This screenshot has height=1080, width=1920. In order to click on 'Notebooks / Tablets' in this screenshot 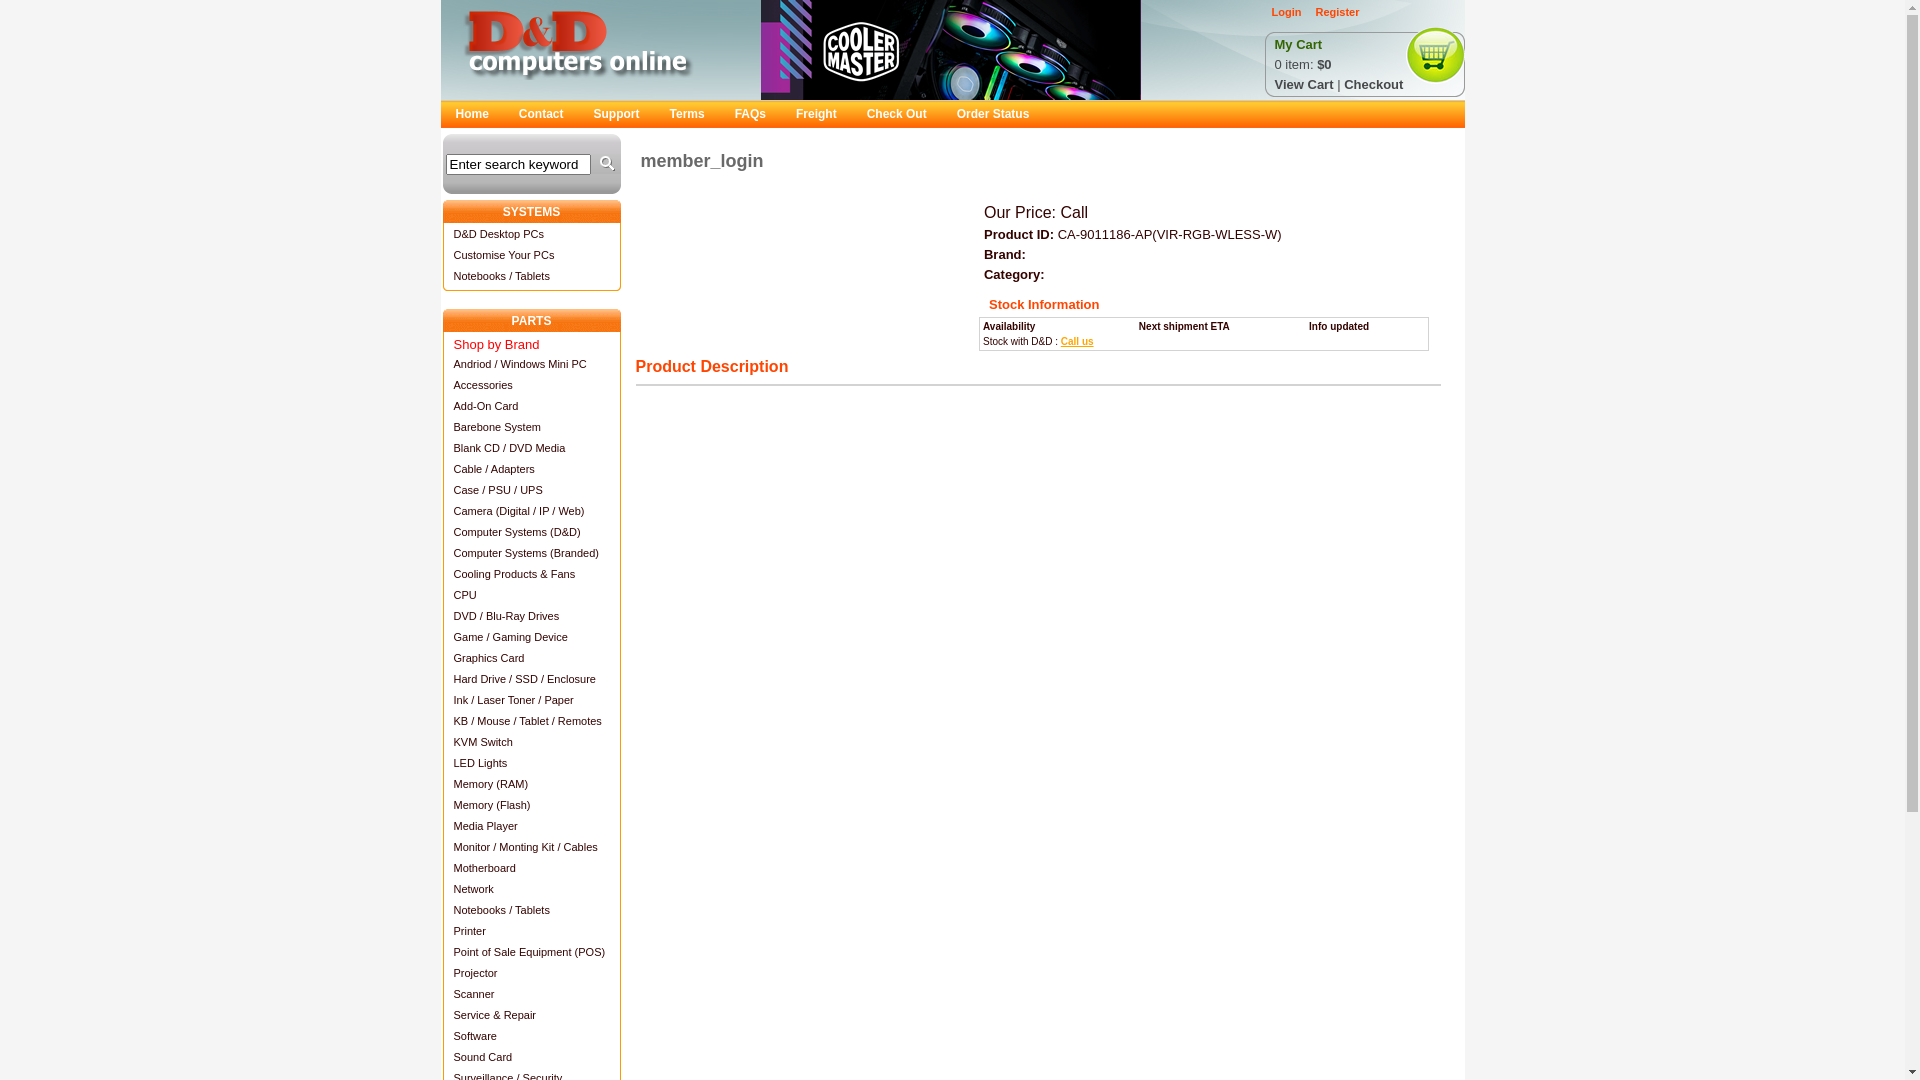, I will do `click(531, 909)`.